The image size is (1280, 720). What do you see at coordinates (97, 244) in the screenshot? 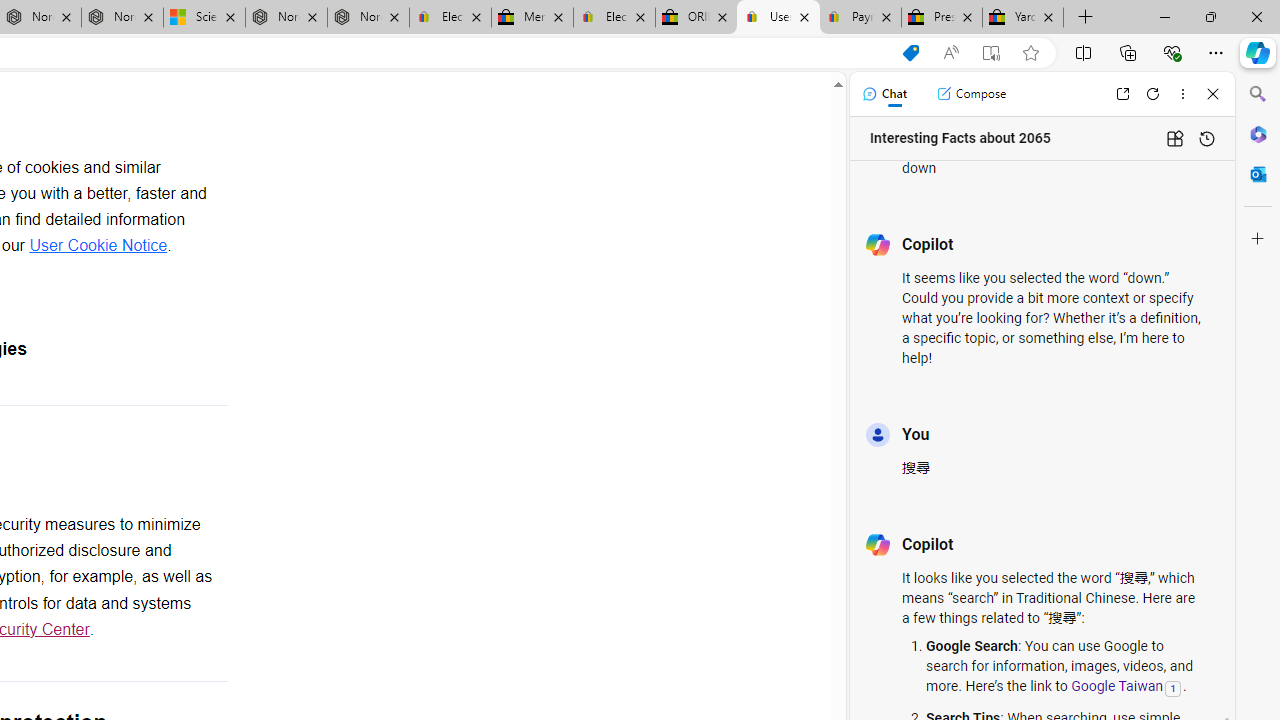
I see `'User Cookie Notice'` at bounding box center [97, 244].